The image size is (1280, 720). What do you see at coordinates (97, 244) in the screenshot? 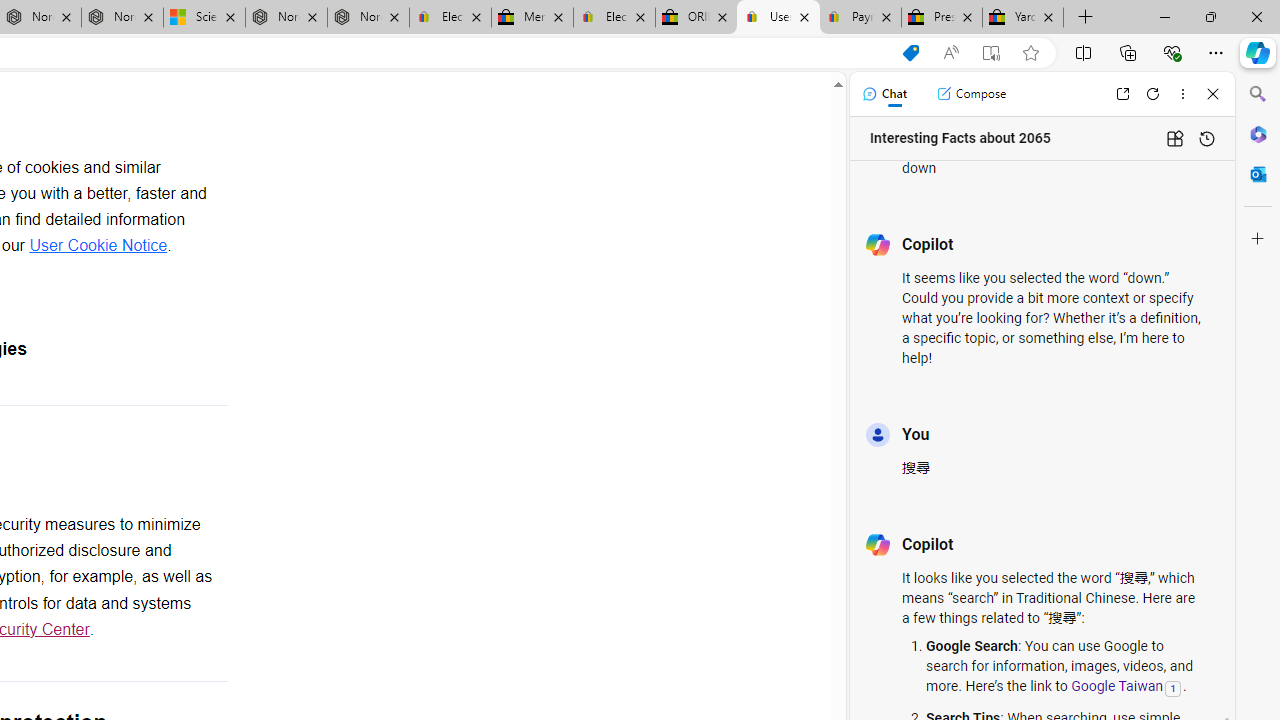
I see `'User Cookie Notice'` at bounding box center [97, 244].